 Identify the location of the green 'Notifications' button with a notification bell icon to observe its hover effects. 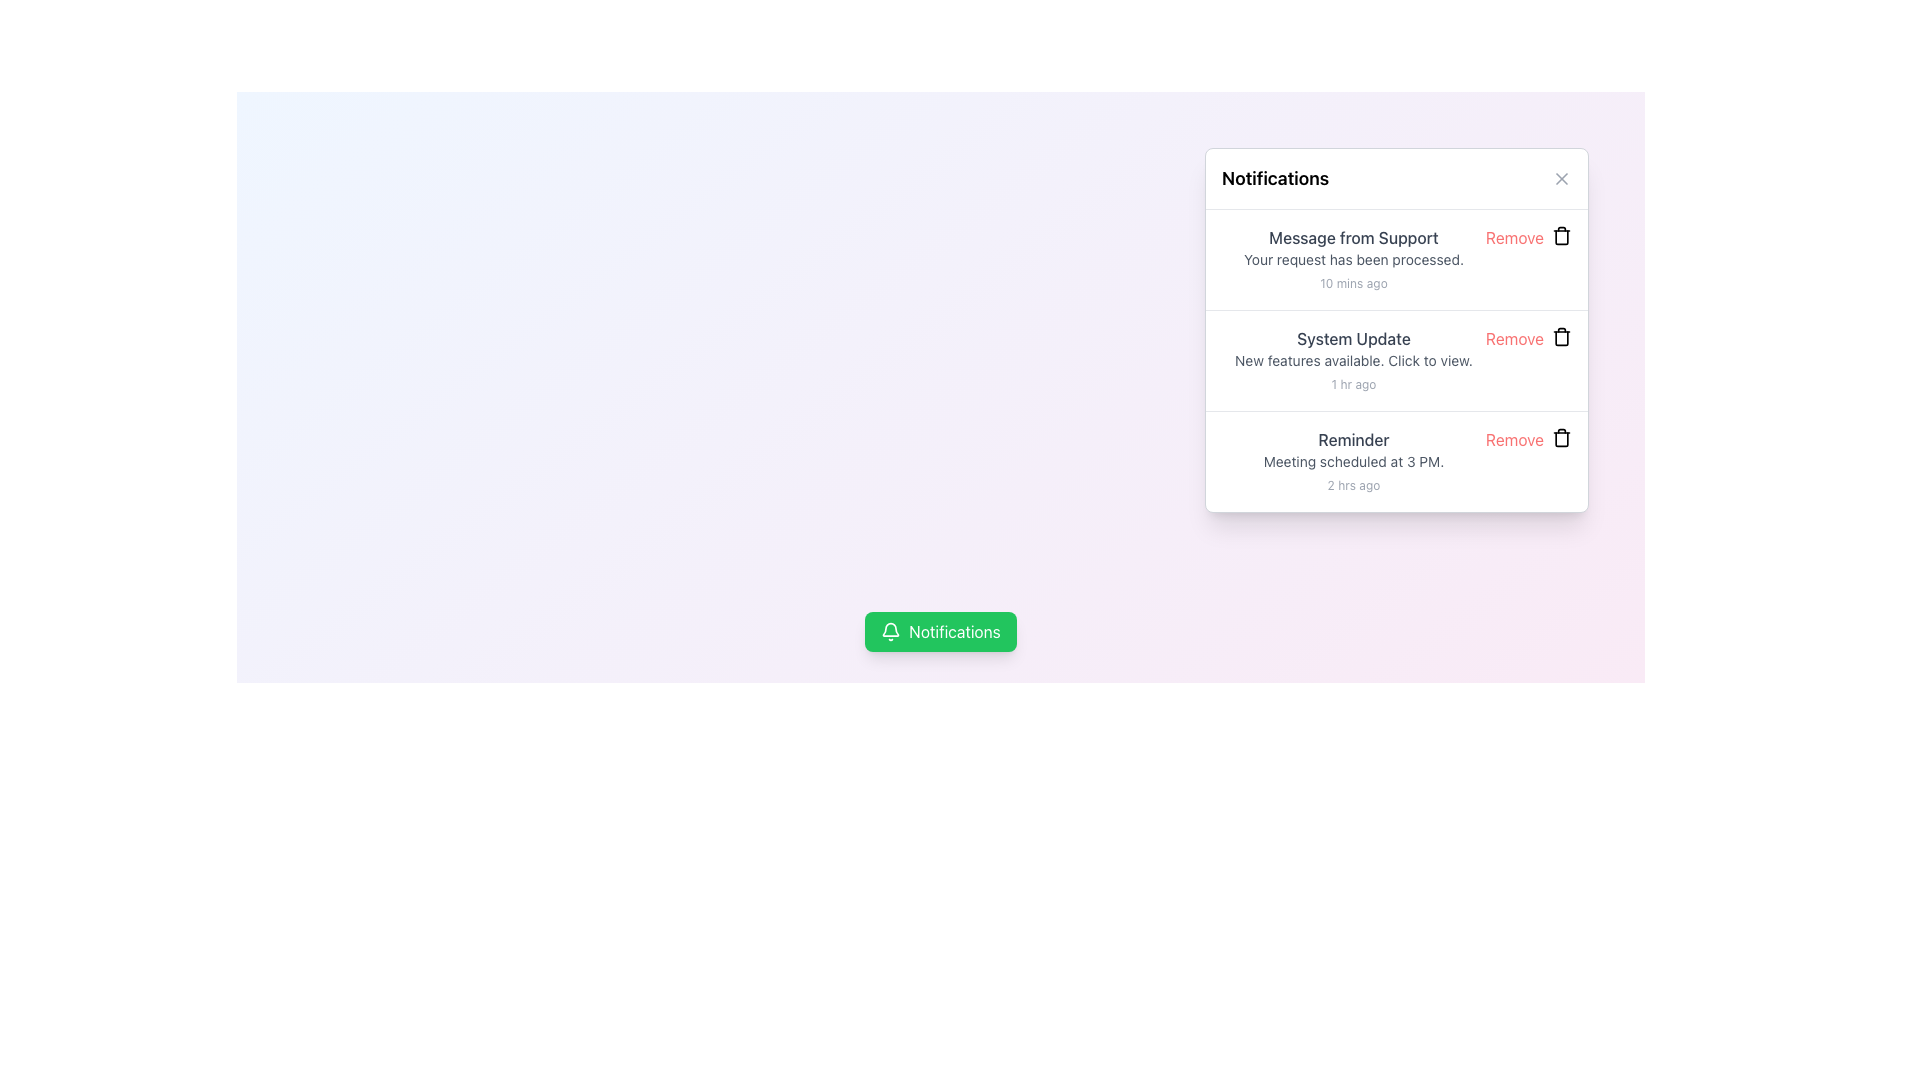
(939, 632).